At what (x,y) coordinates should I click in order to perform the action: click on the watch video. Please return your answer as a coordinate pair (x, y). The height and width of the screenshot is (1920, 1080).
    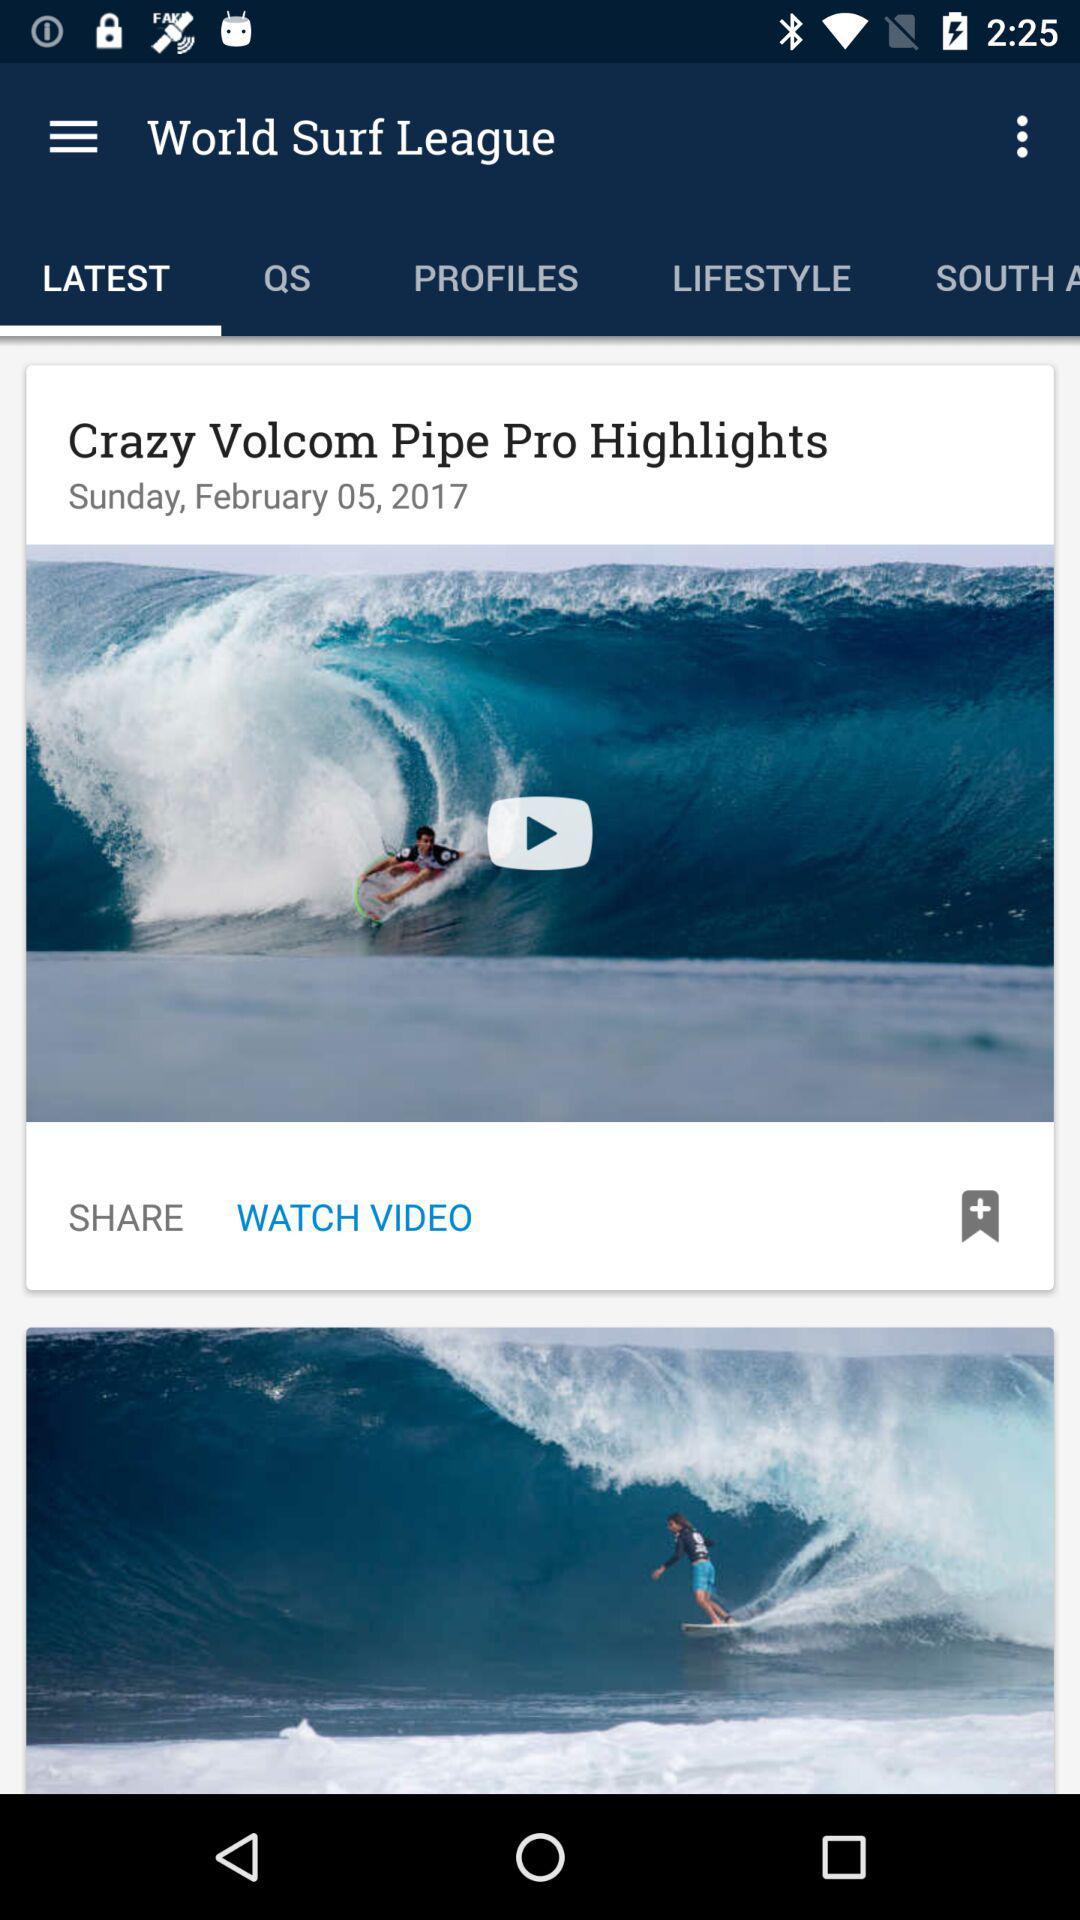
    Looking at the image, I should click on (353, 1215).